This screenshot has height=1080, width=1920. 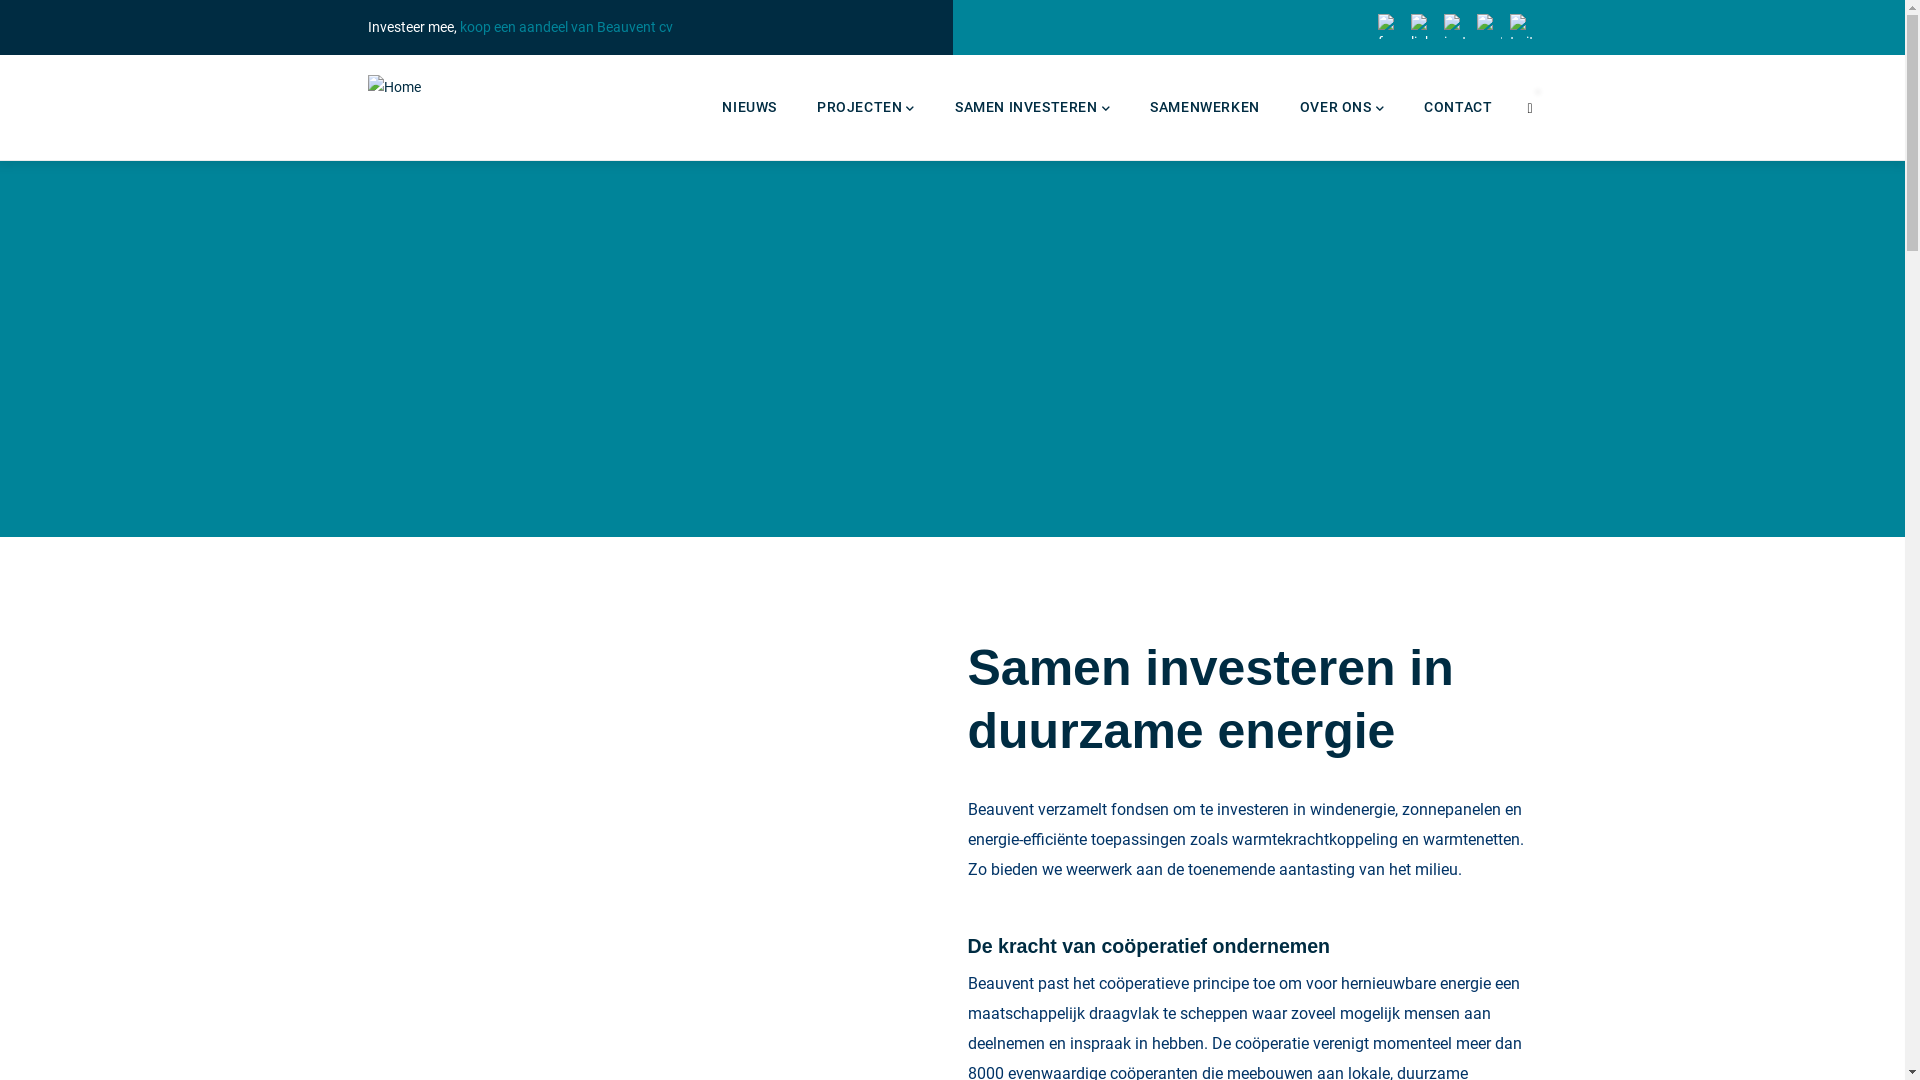 What do you see at coordinates (865, 107) in the screenshot?
I see `'PROJECTEN'` at bounding box center [865, 107].